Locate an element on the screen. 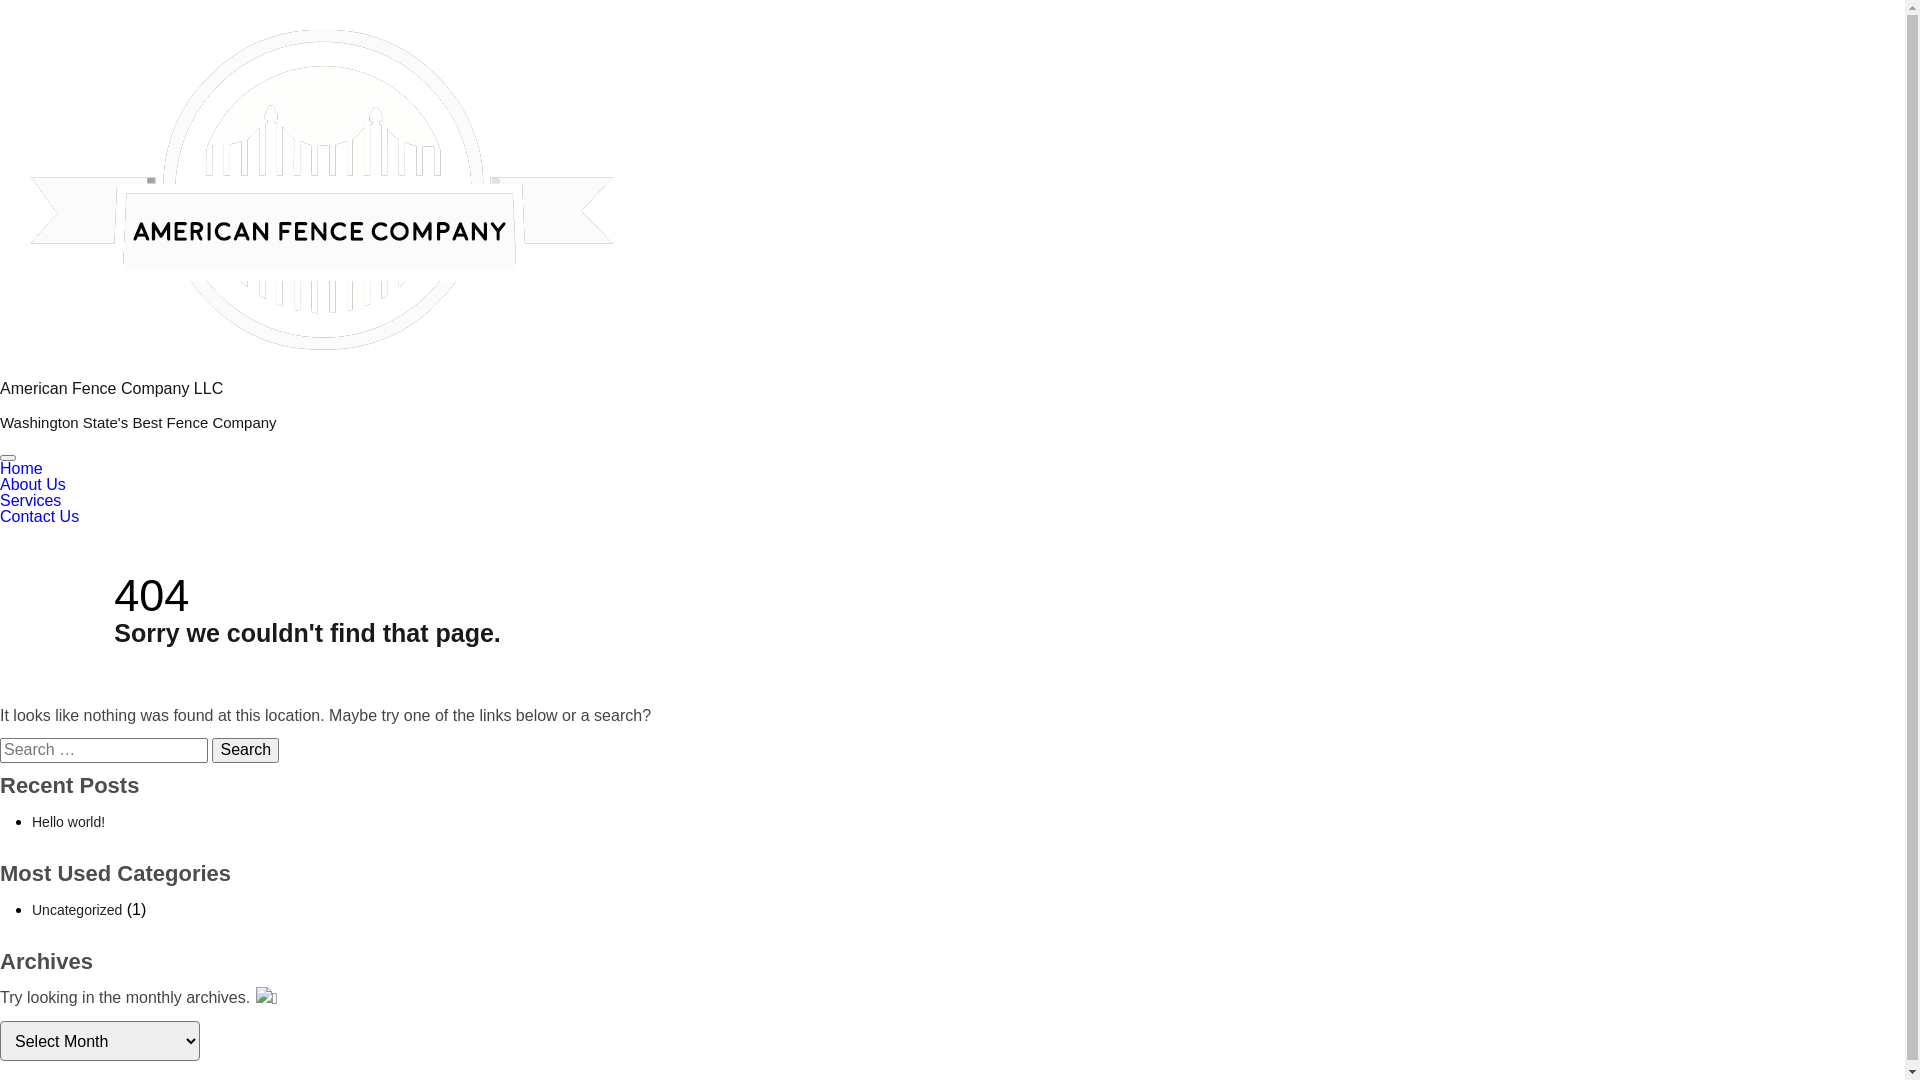 The height and width of the screenshot is (1080, 1920). 'Contact Us' is located at coordinates (39, 515).